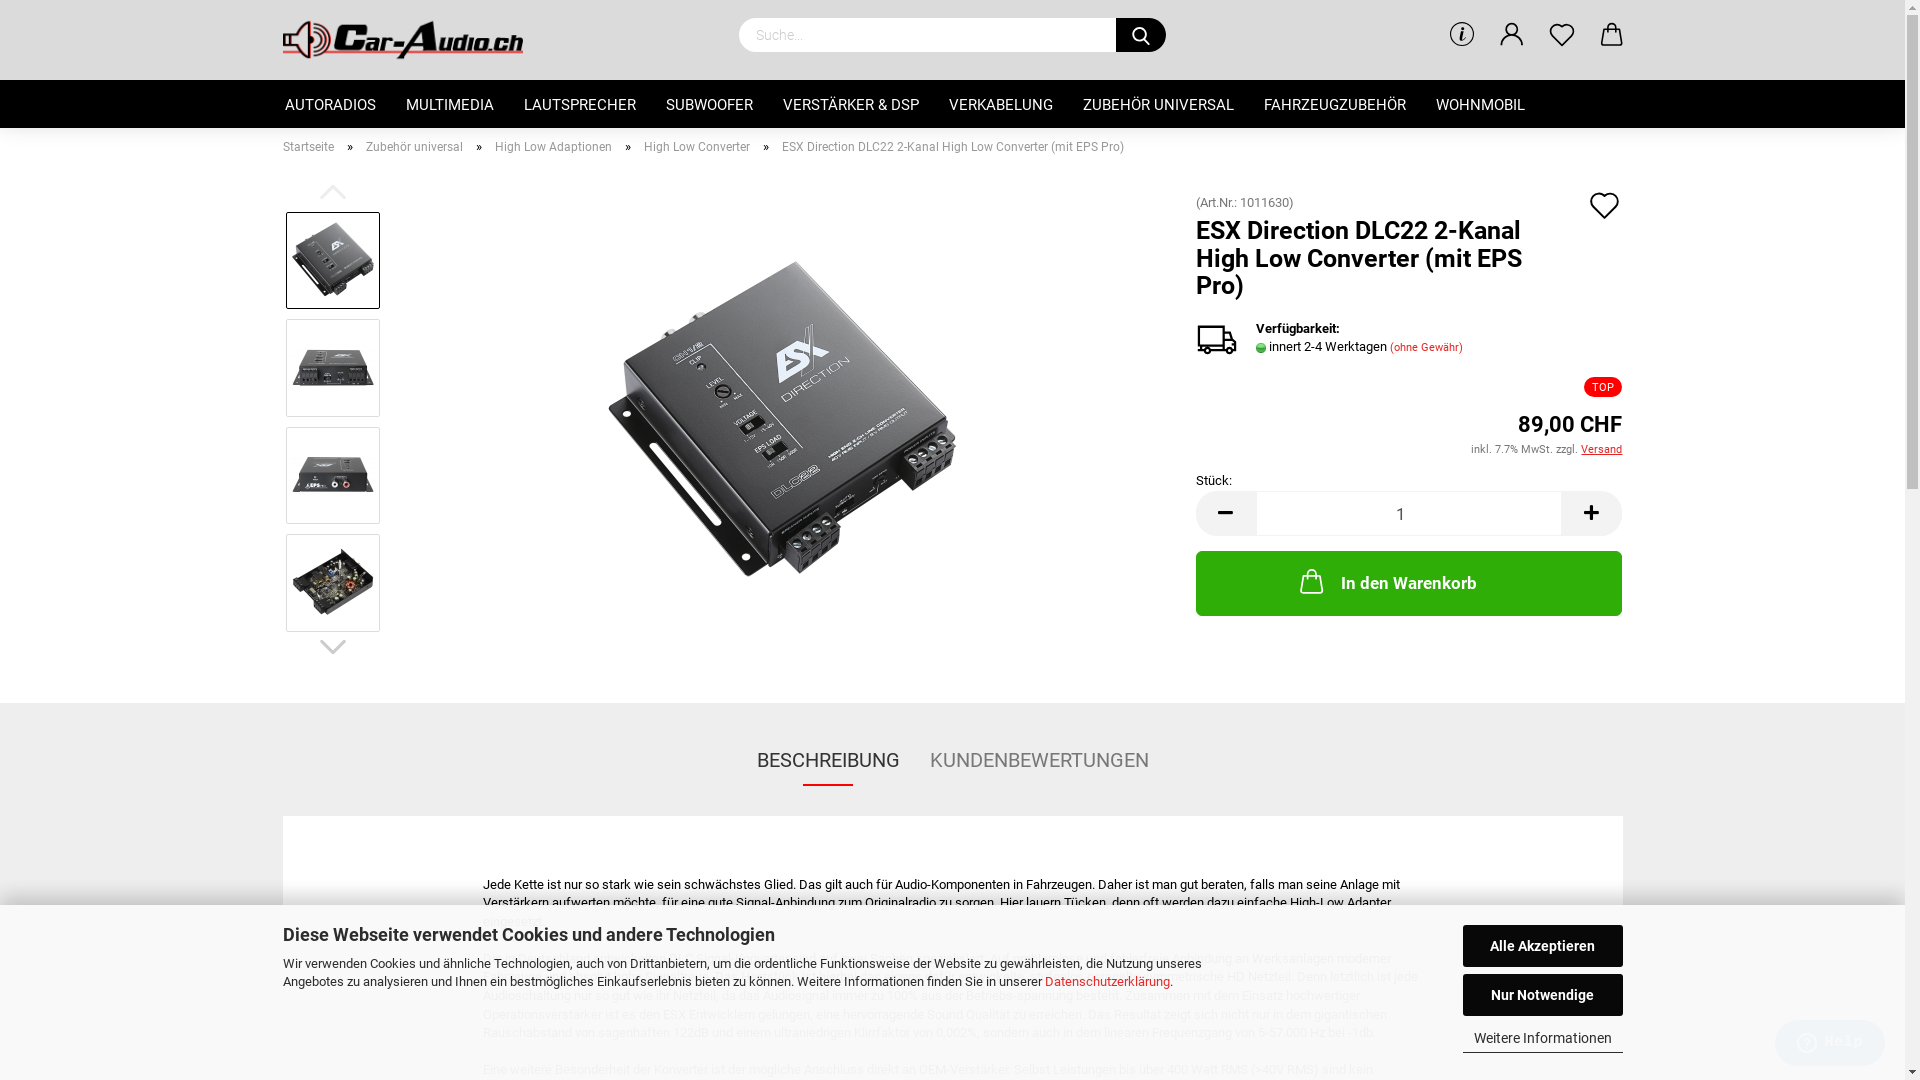  What do you see at coordinates (508, 104) in the screenshot?
I see `'LAUTSPRECHER'` at bounding box center [508, 104].